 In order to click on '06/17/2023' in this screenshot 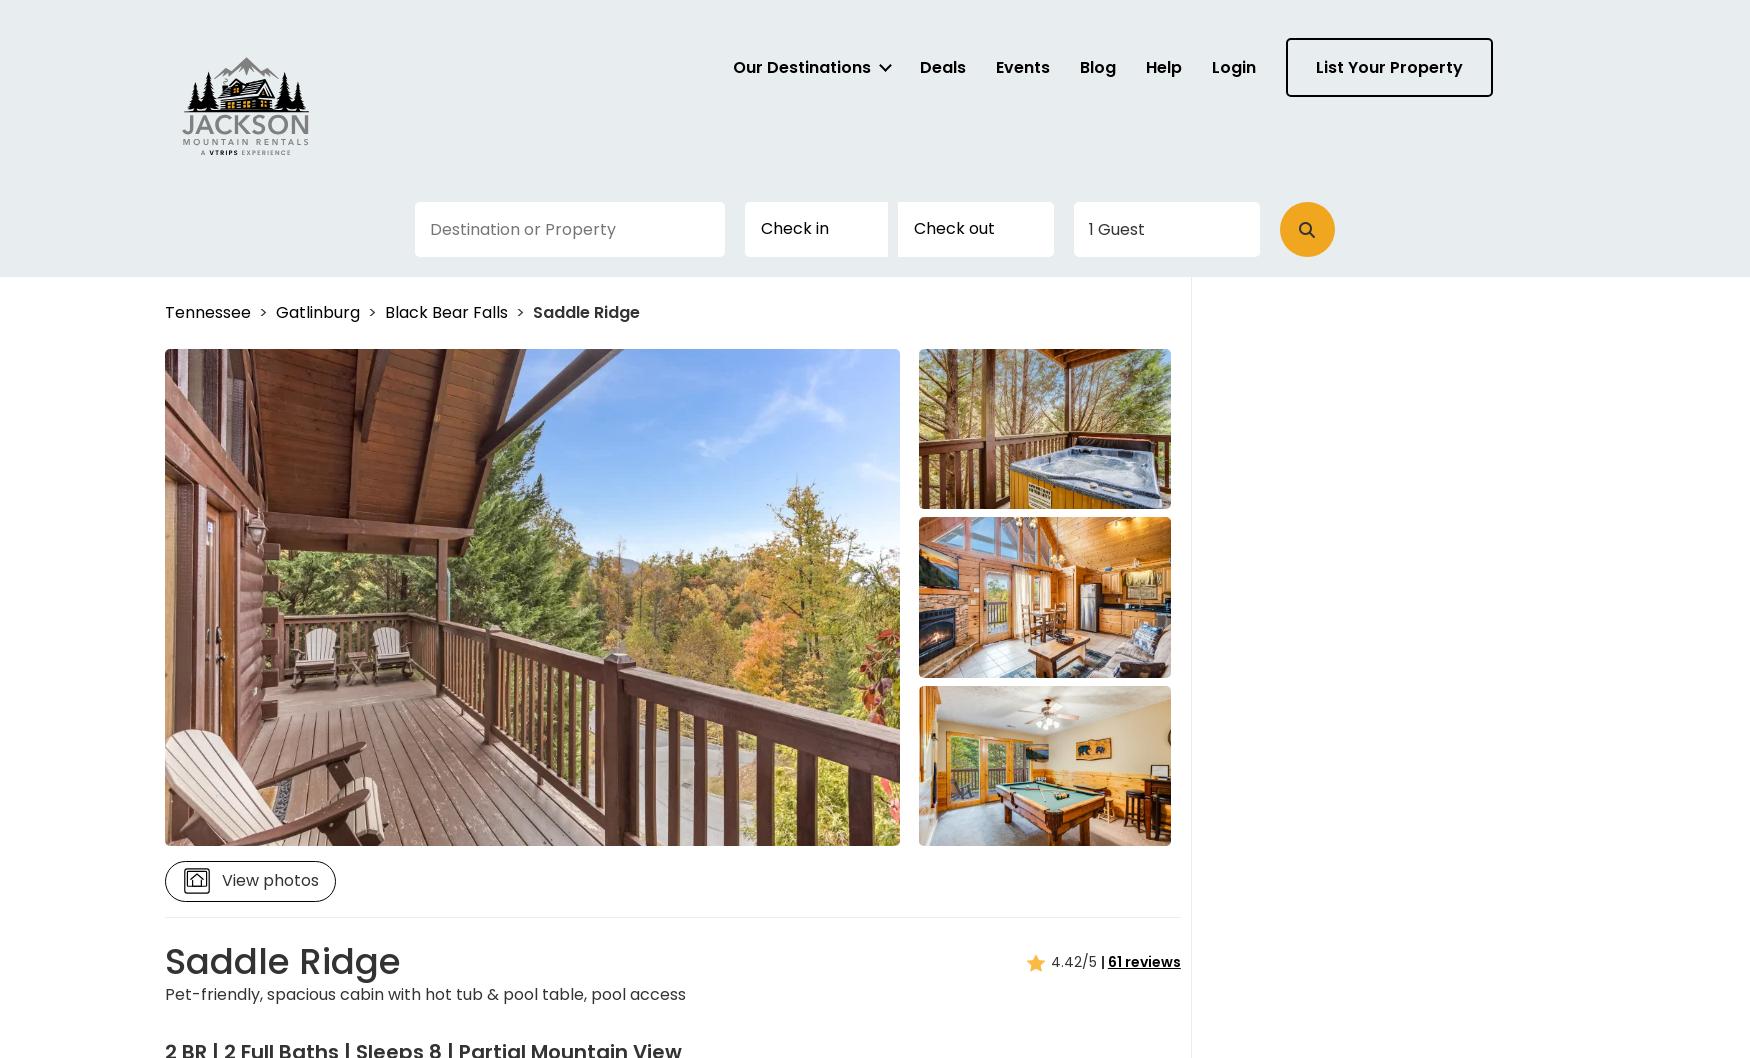, I will do `click(1104, 392)`.